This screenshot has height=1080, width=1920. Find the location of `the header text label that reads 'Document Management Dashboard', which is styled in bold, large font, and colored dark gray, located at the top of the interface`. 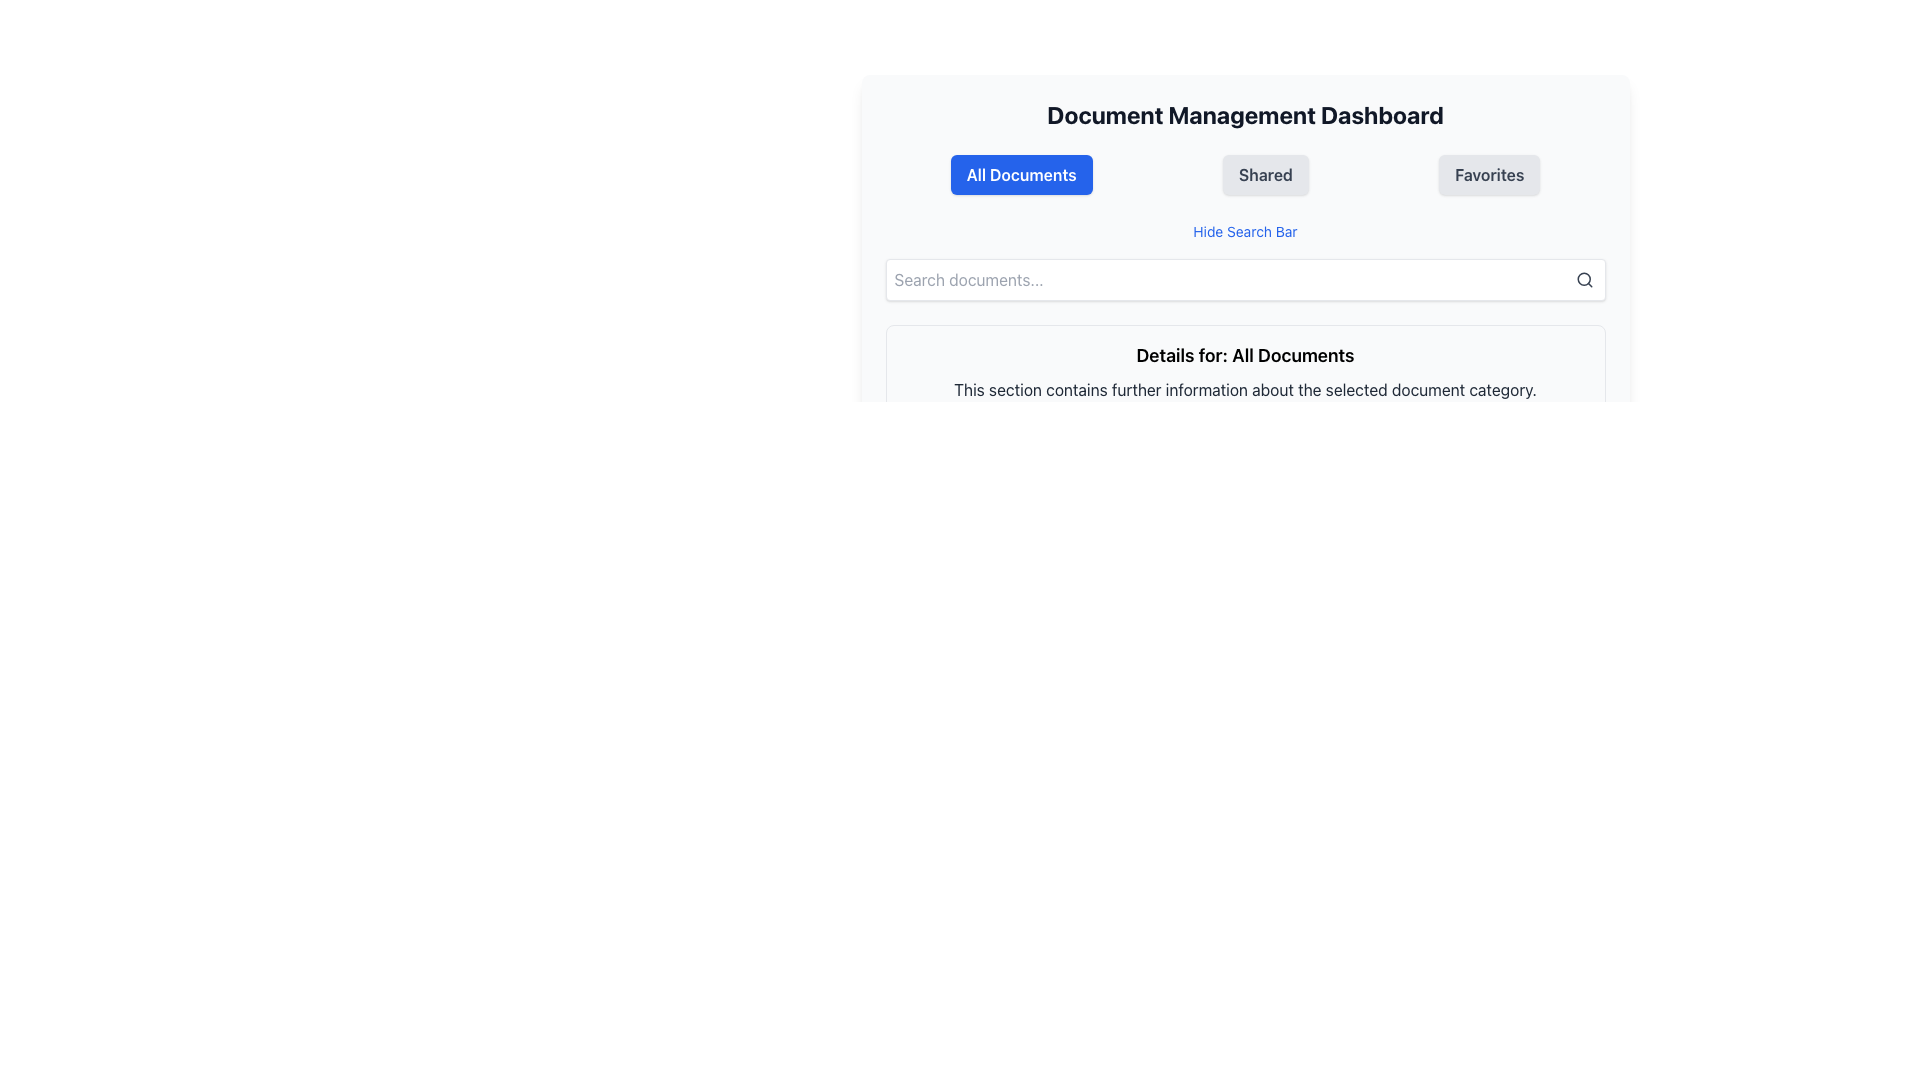

the header text label that reads 'Document Management Dashboard', which is styled in bold, large font, and colored dark gray, located at the top of the interface is located at coordinates (1244, 115).